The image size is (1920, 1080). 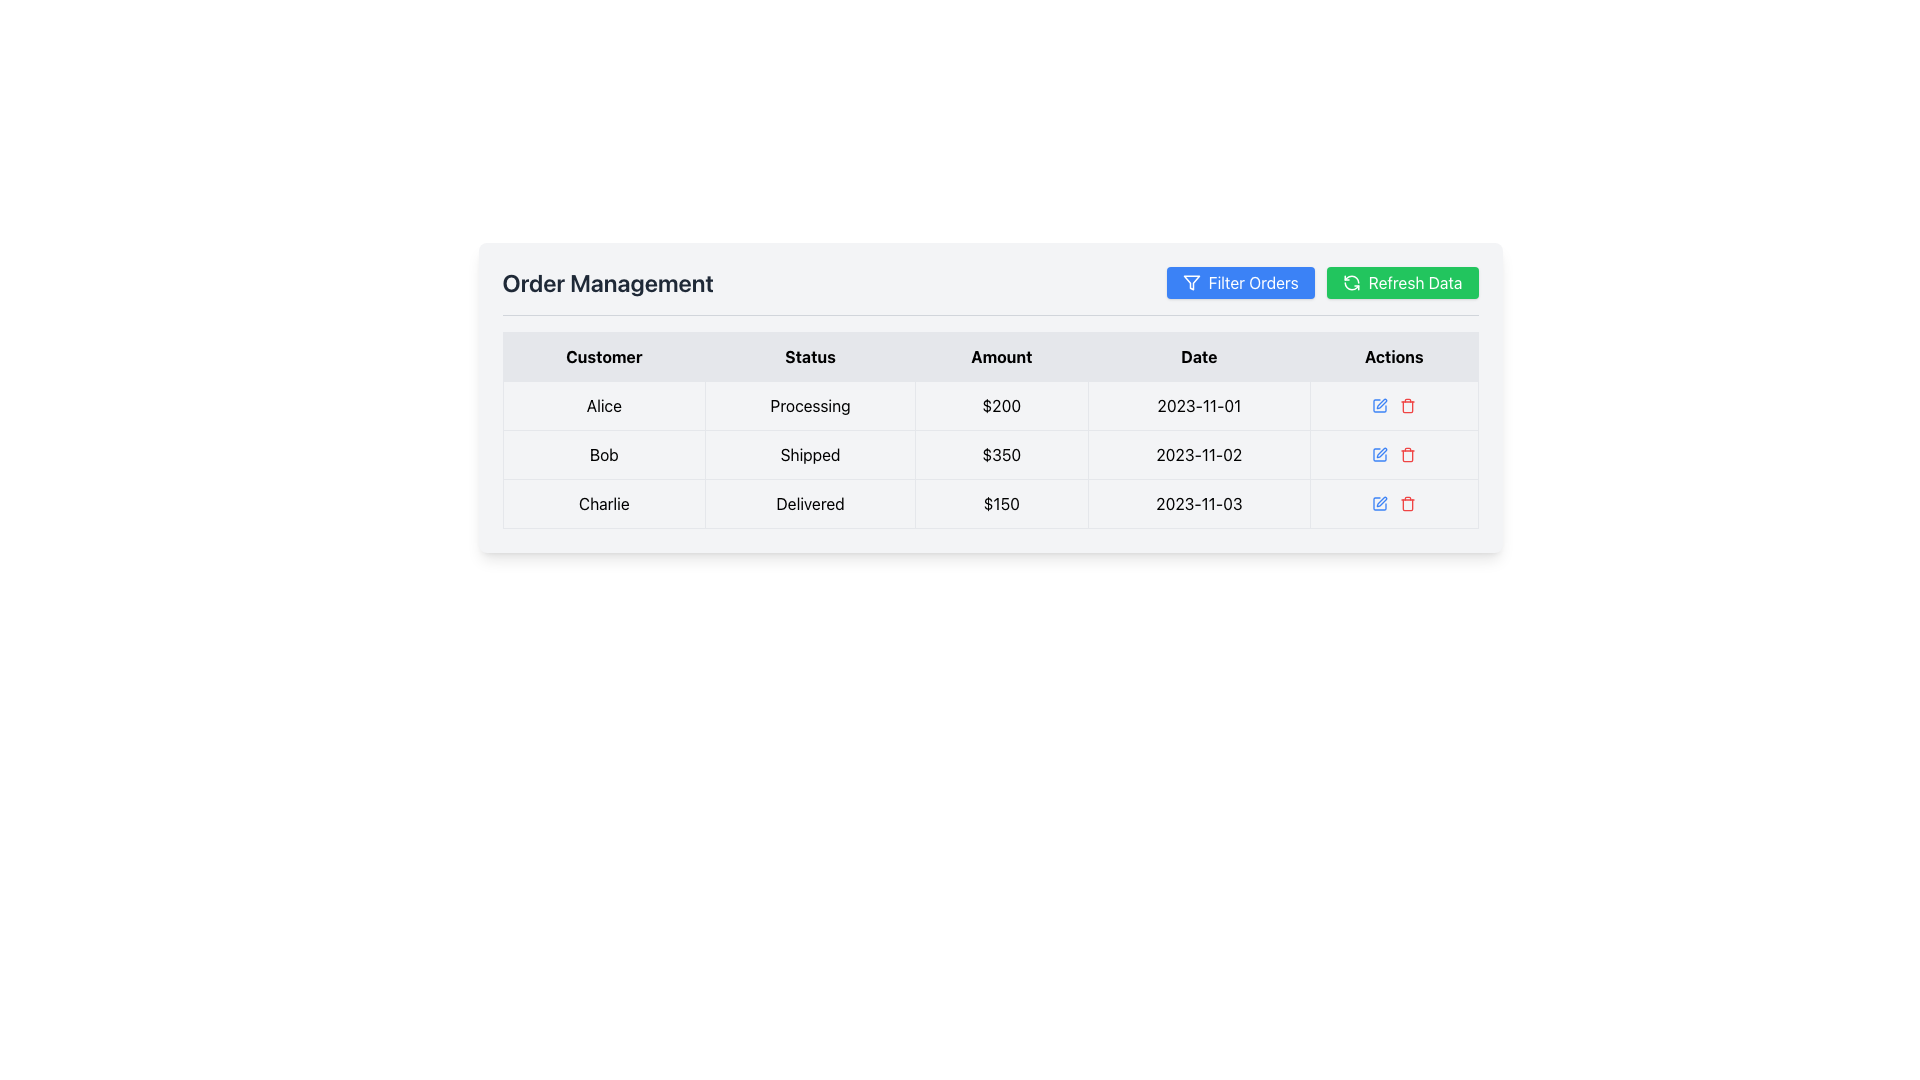 What do you see at coordinates (1407, 456) in the screenshot?
I see `the delete icon in the Actions column of the table for the entry associated with 'Bob'` at bounding box center [1407, 456].